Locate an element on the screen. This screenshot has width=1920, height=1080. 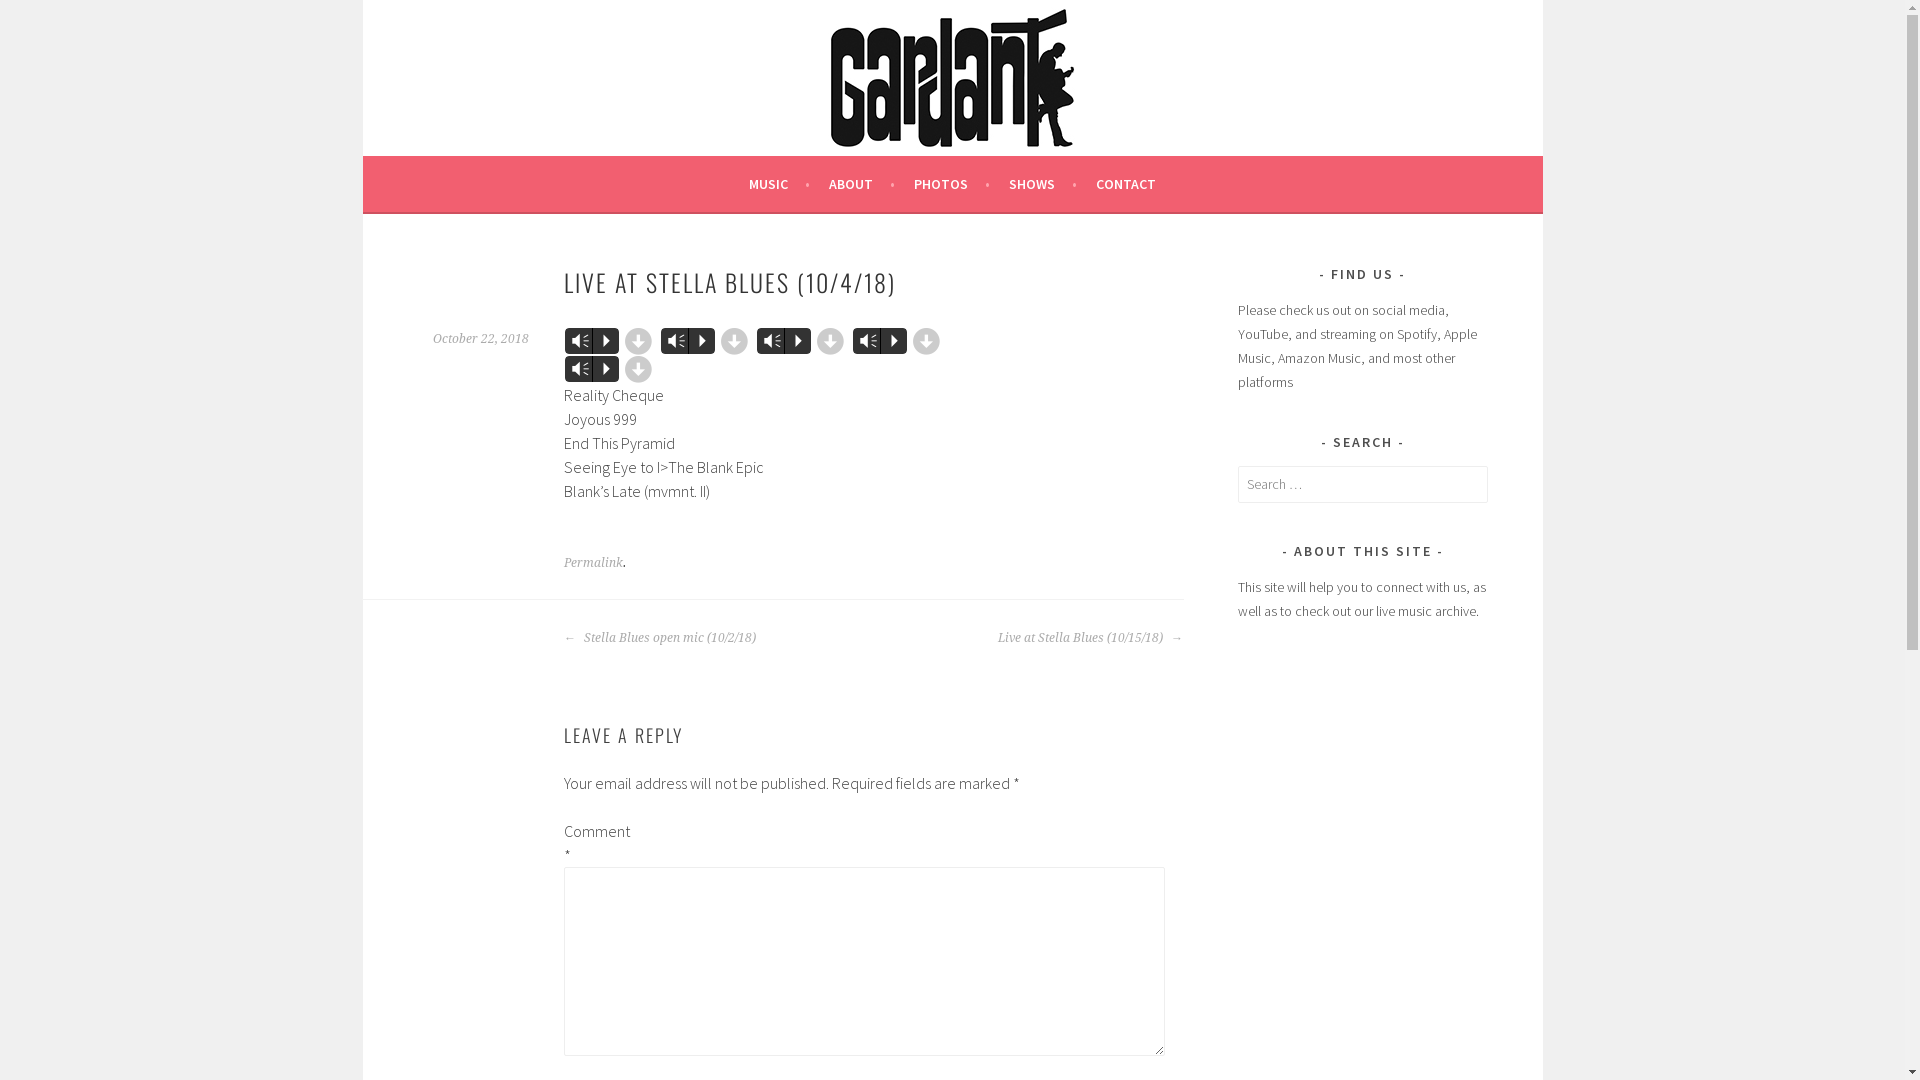
'd' is located at coordinates (830, 339).